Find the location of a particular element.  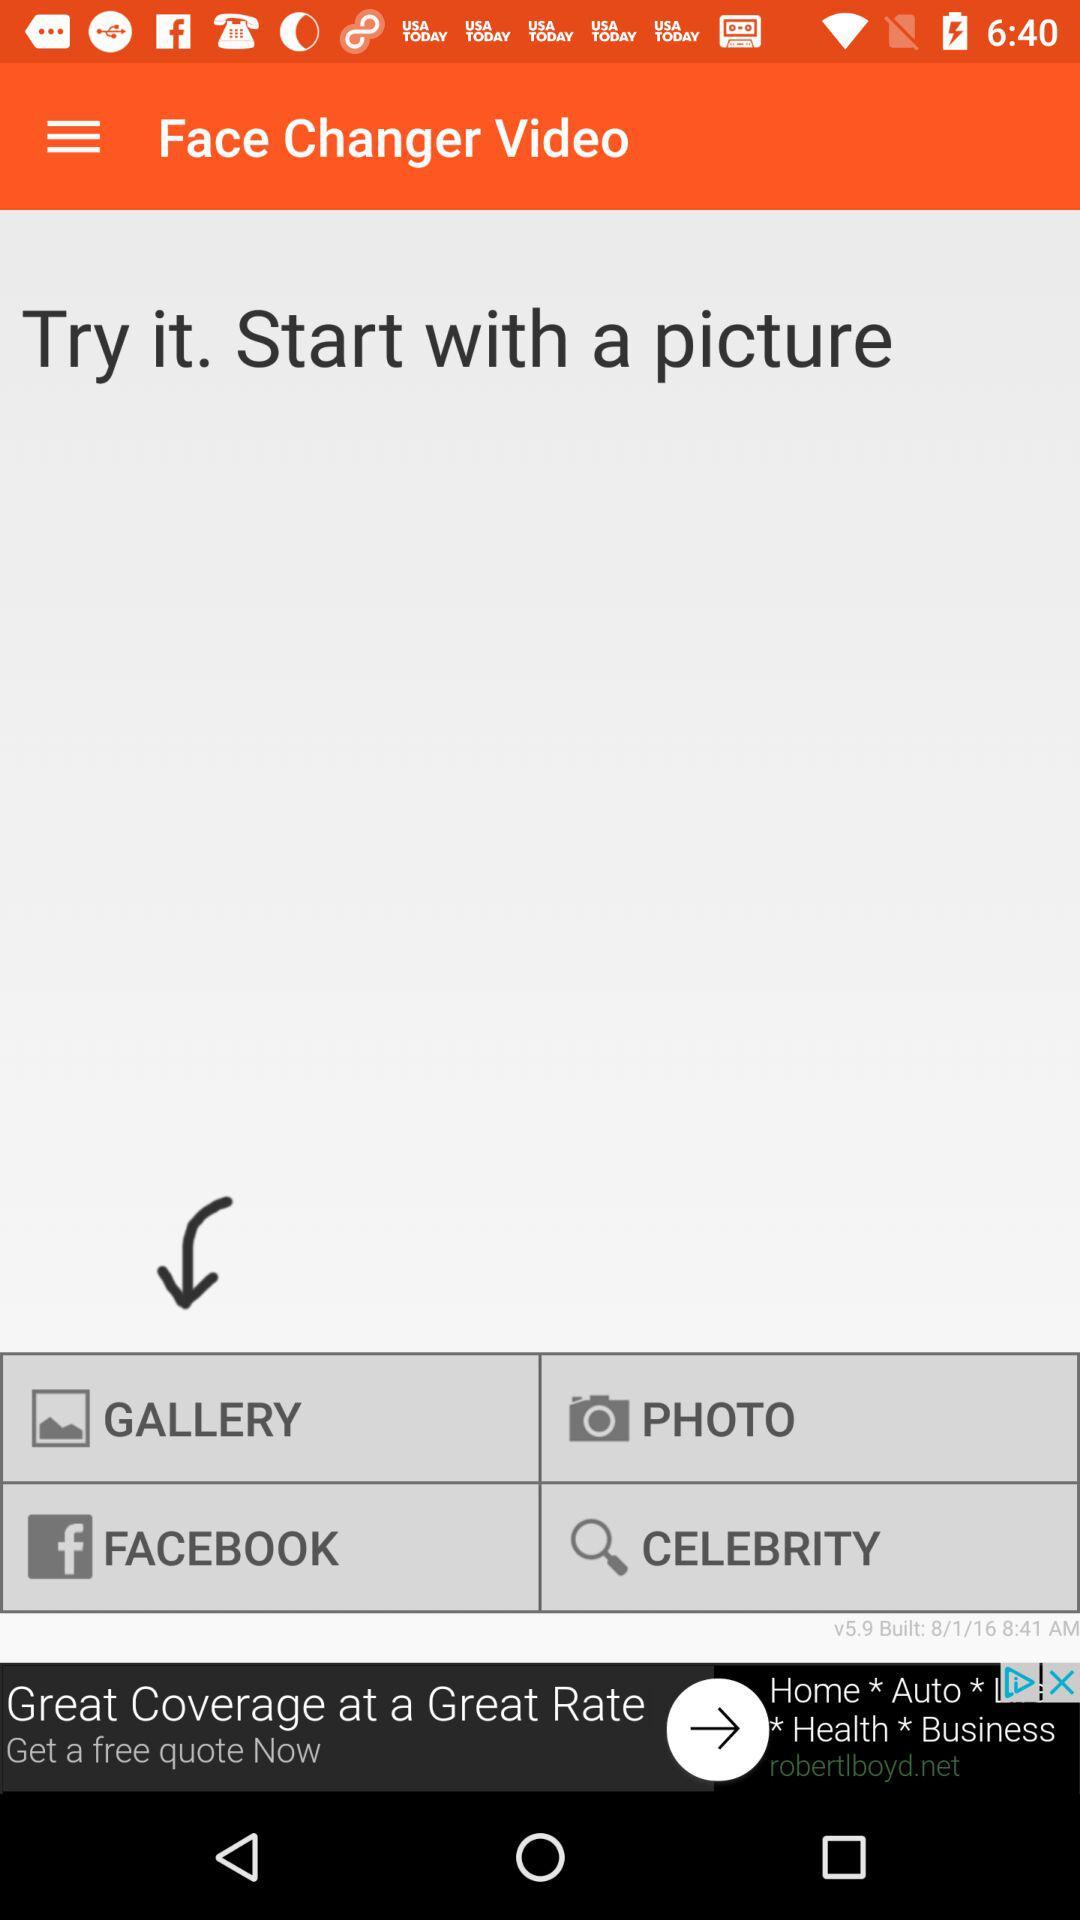

expand menu is located at coordinates (72, 135).